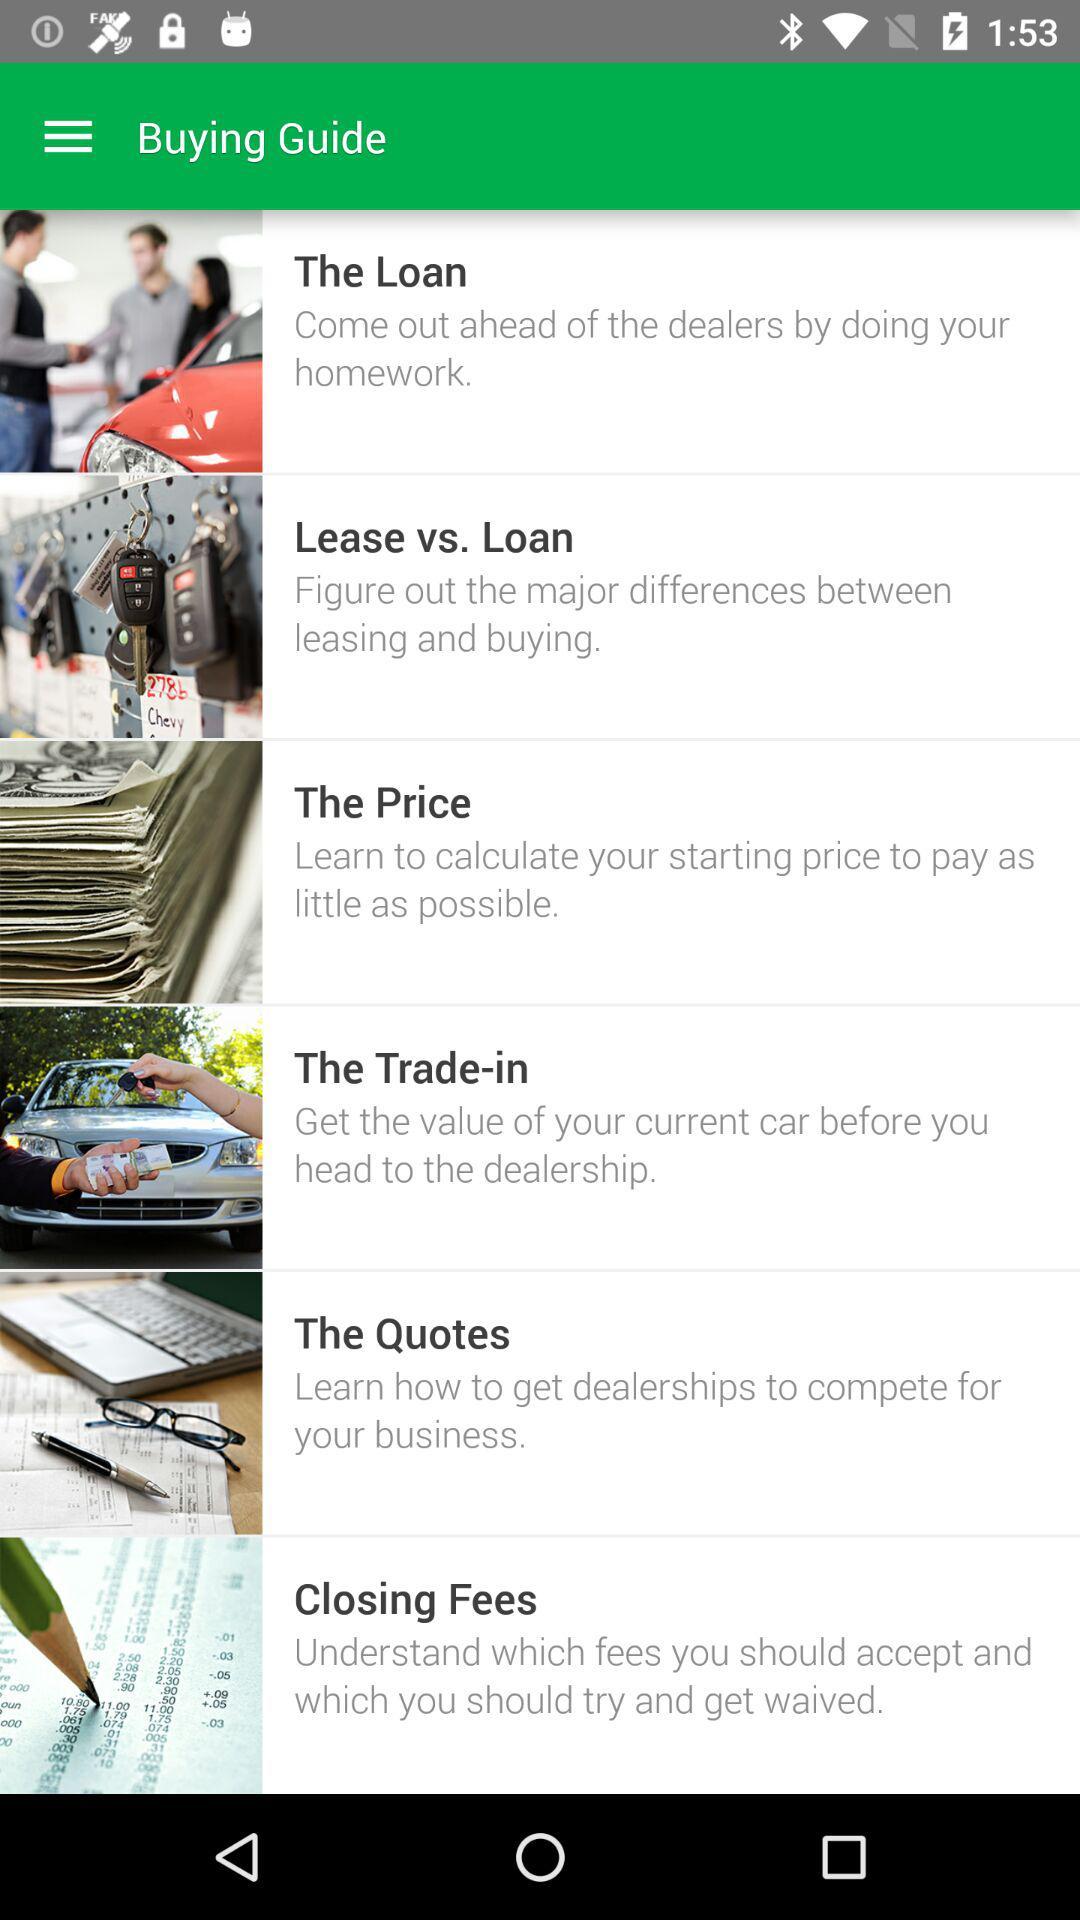 This screenshot has height=1920, width=1080. What do you see at coordinates (671, 1143) in the screenshot?
I see `icon above the the quotes` at bounding box center [671, 1143].